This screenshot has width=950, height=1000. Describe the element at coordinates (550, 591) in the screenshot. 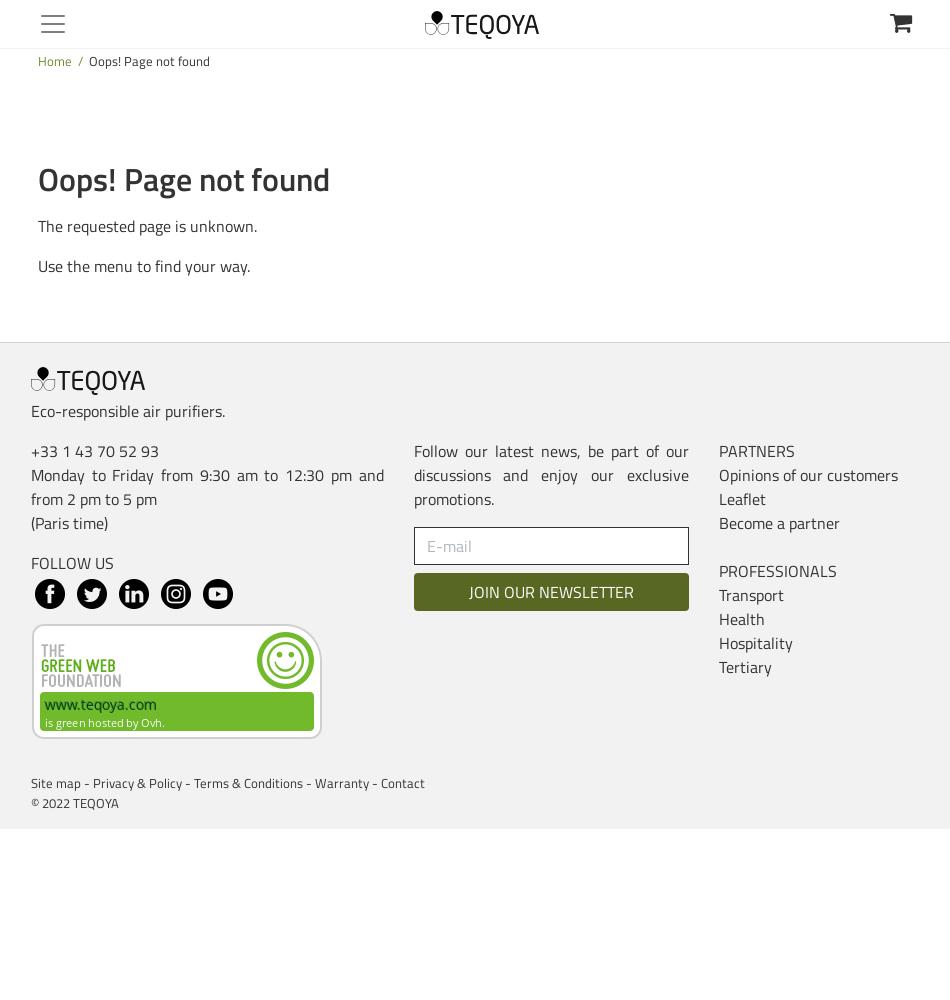

I see `'JOIN OUR NEWSLETTER'` at that location.